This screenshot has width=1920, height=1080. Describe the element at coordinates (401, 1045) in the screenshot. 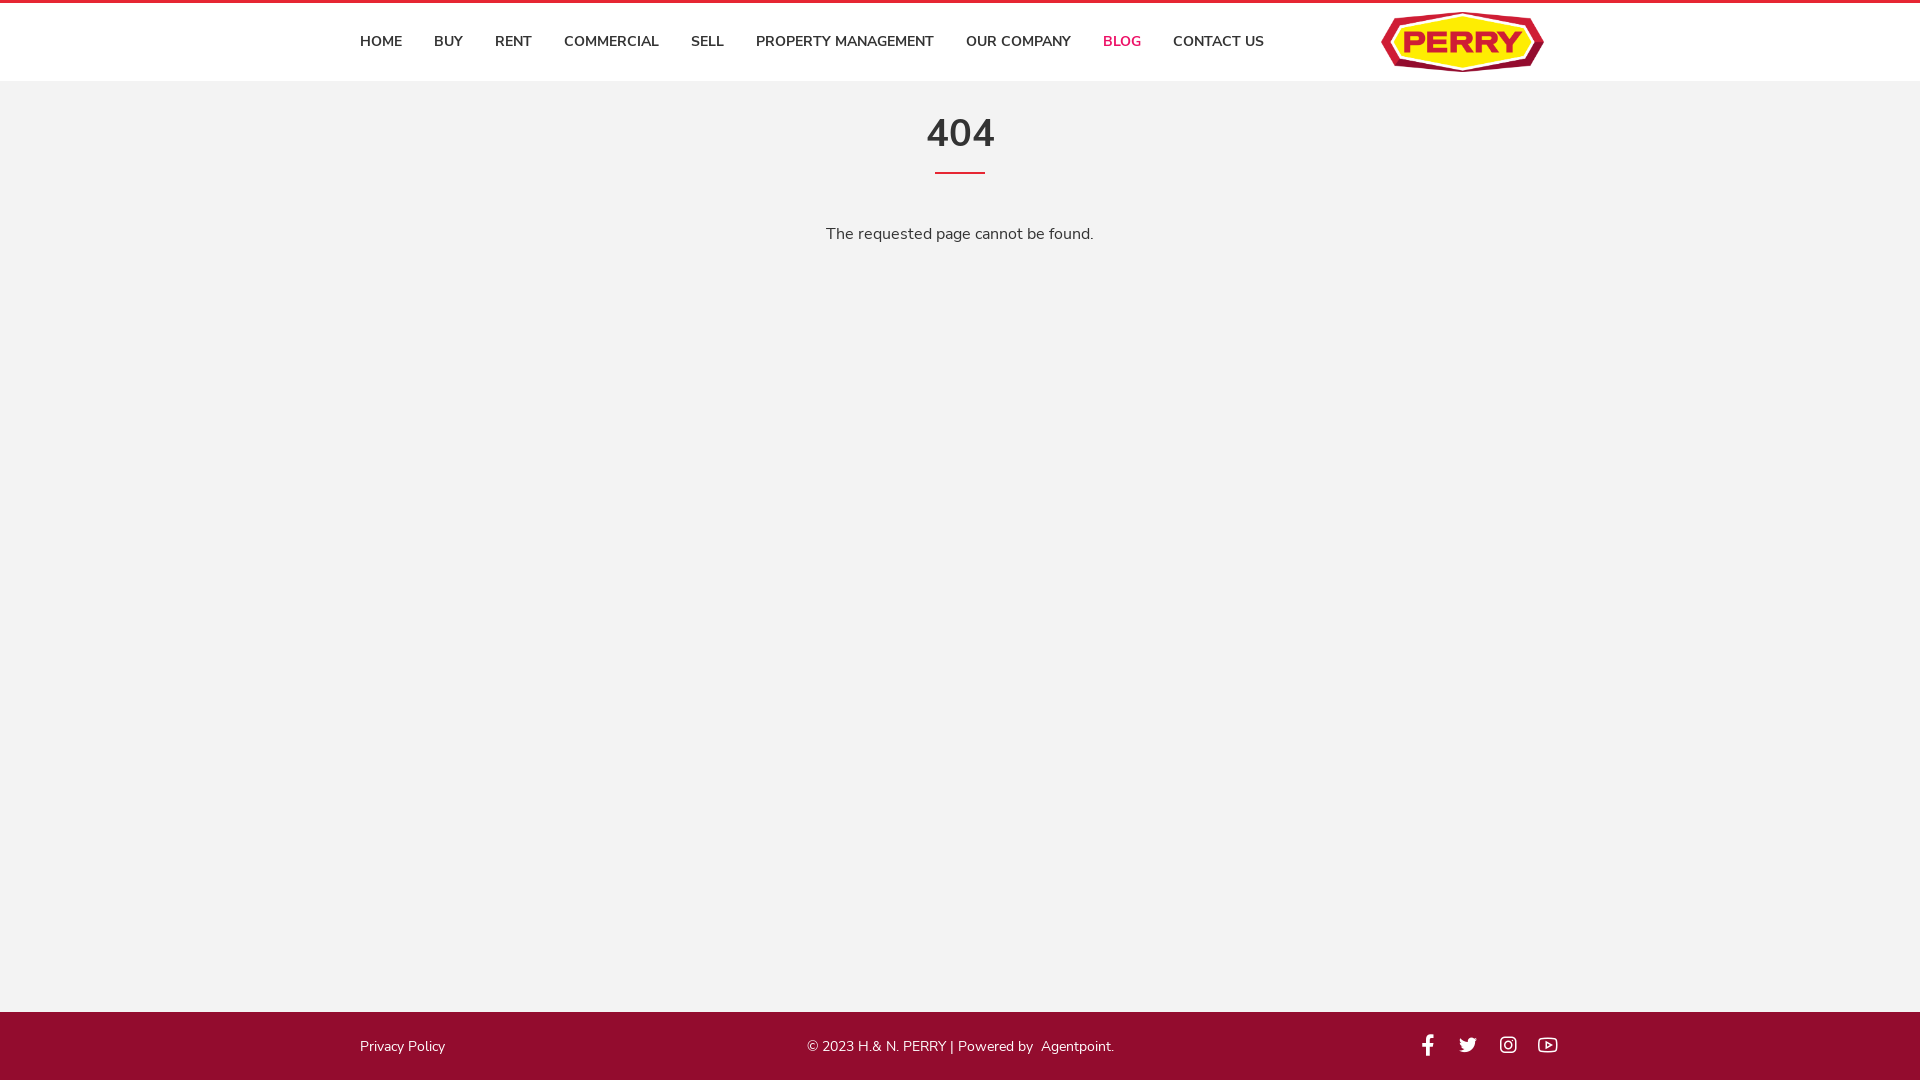

I see `'Privacy Policy'` at that location.